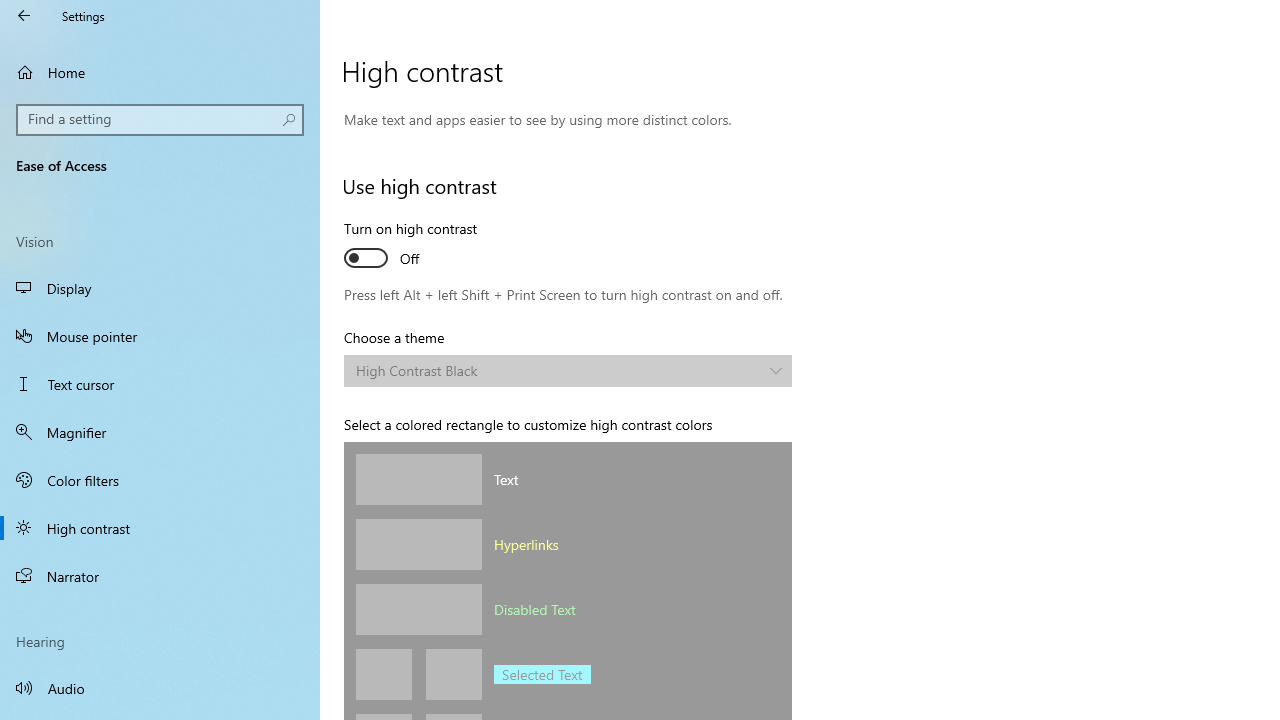 This screenshot has height=720, width=1280. What do you see at coordinates (567, 371) in the screenshot?
I see `'High contrast theme'` at bounding box center [567, 371].